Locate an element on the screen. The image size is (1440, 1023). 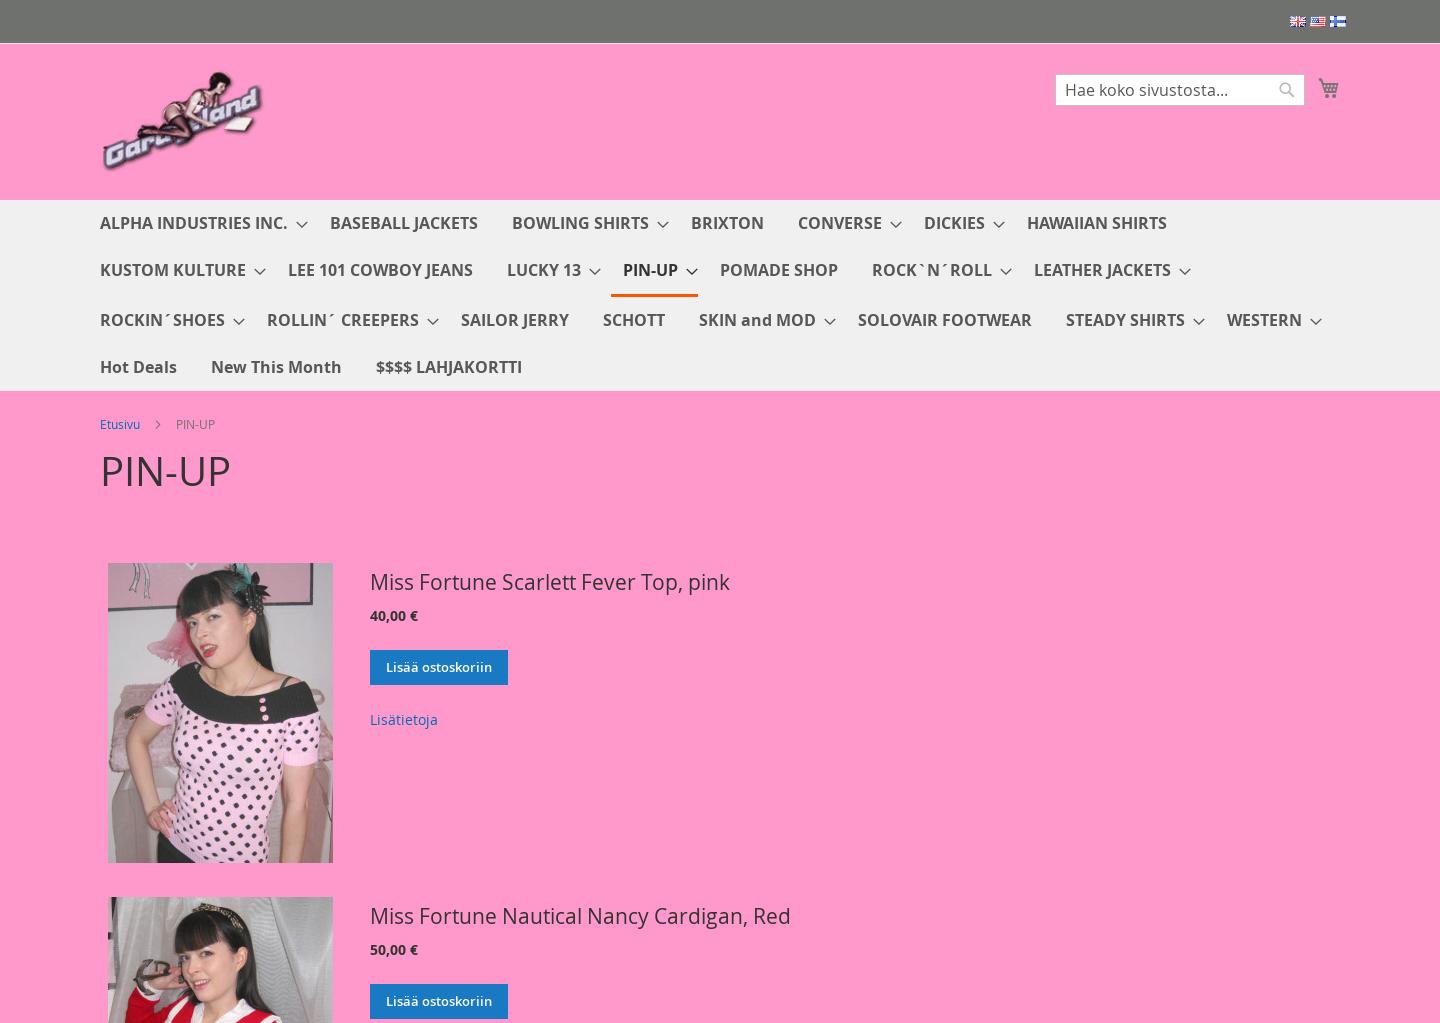
'BRIXTON' is located at coordinates (726, 222).